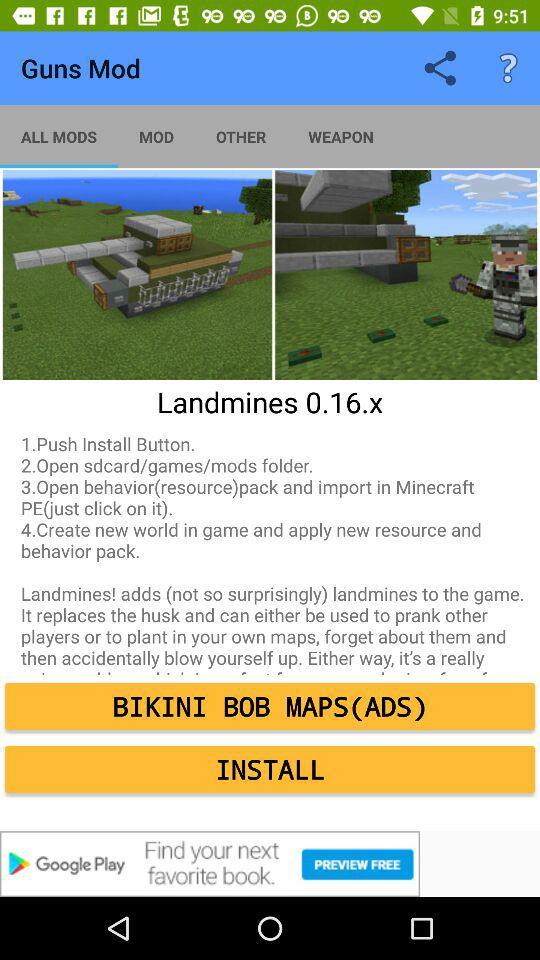 This screenshot has width=540, height=960. Describe the element at coordinates (270, 863) in the screenshot. I see `external advertisement` at that location.